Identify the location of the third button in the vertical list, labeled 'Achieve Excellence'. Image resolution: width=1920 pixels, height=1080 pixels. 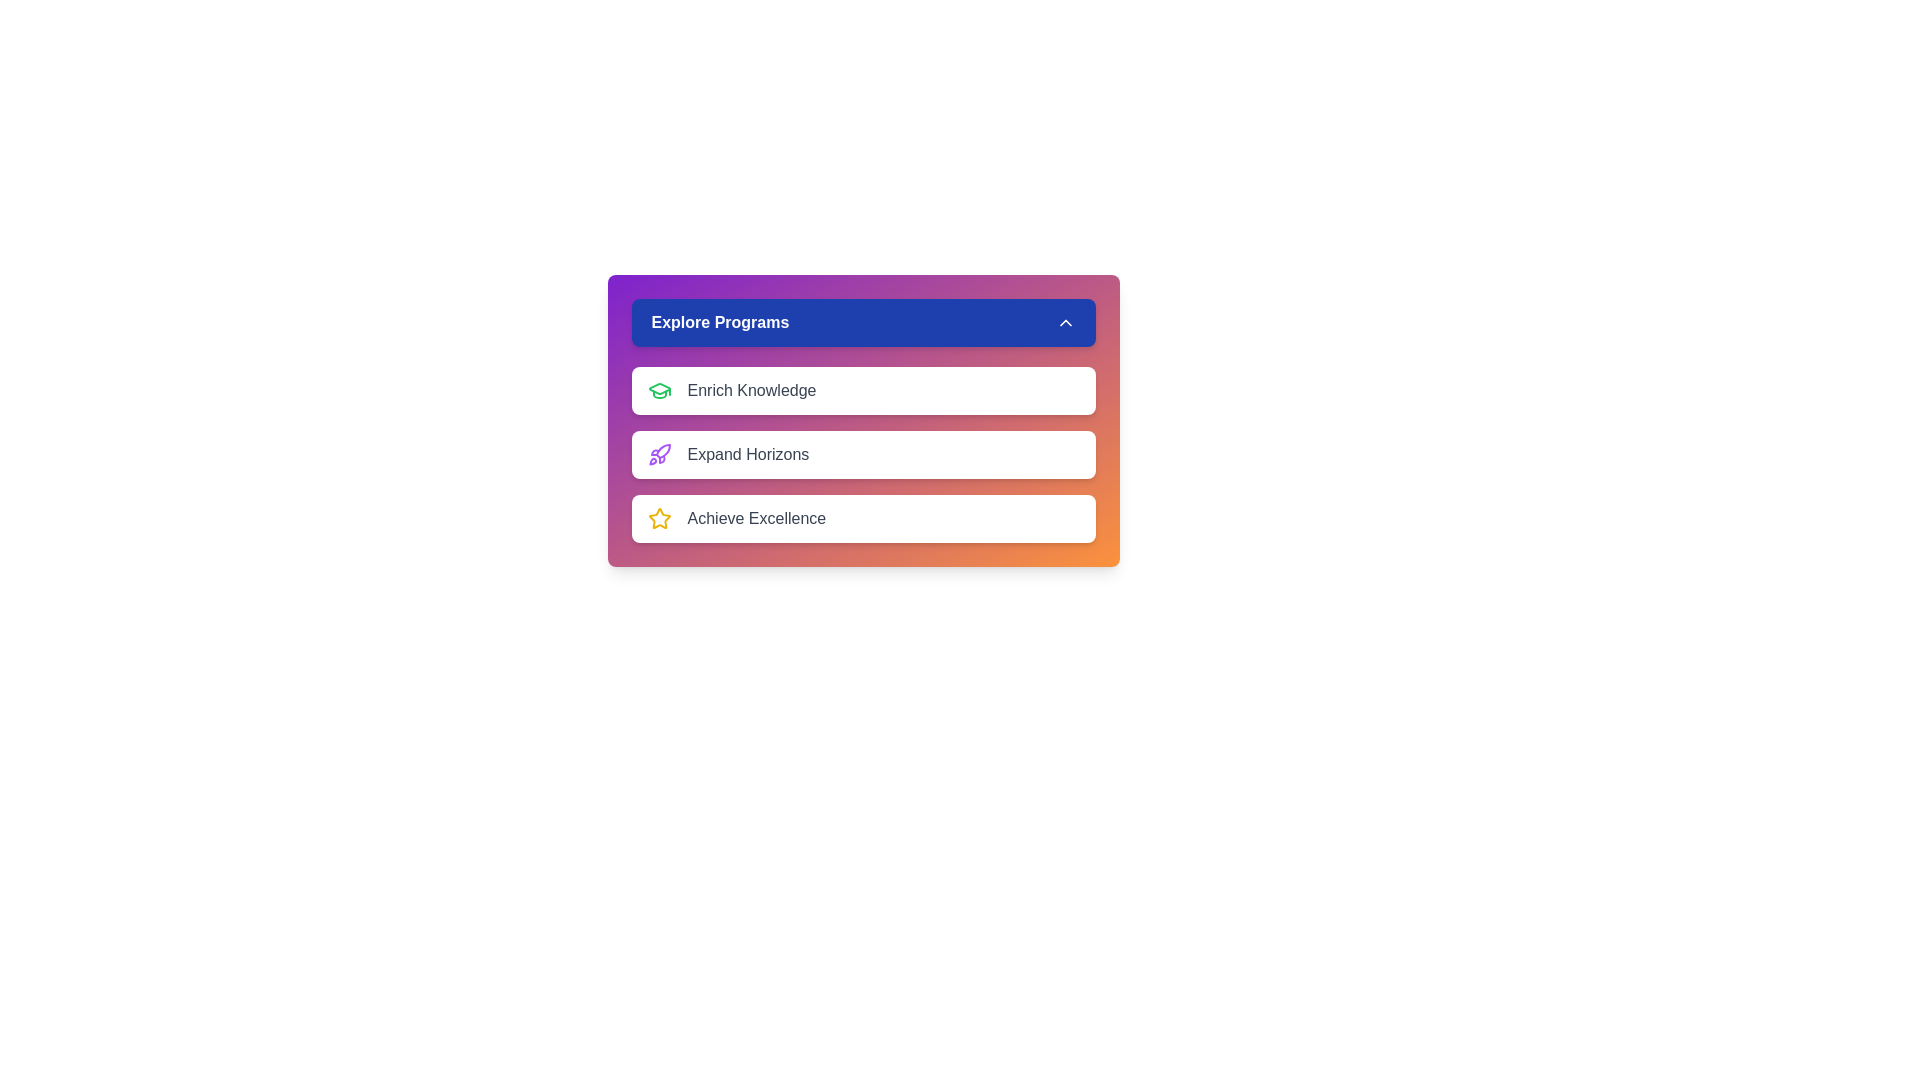
(863, 518).